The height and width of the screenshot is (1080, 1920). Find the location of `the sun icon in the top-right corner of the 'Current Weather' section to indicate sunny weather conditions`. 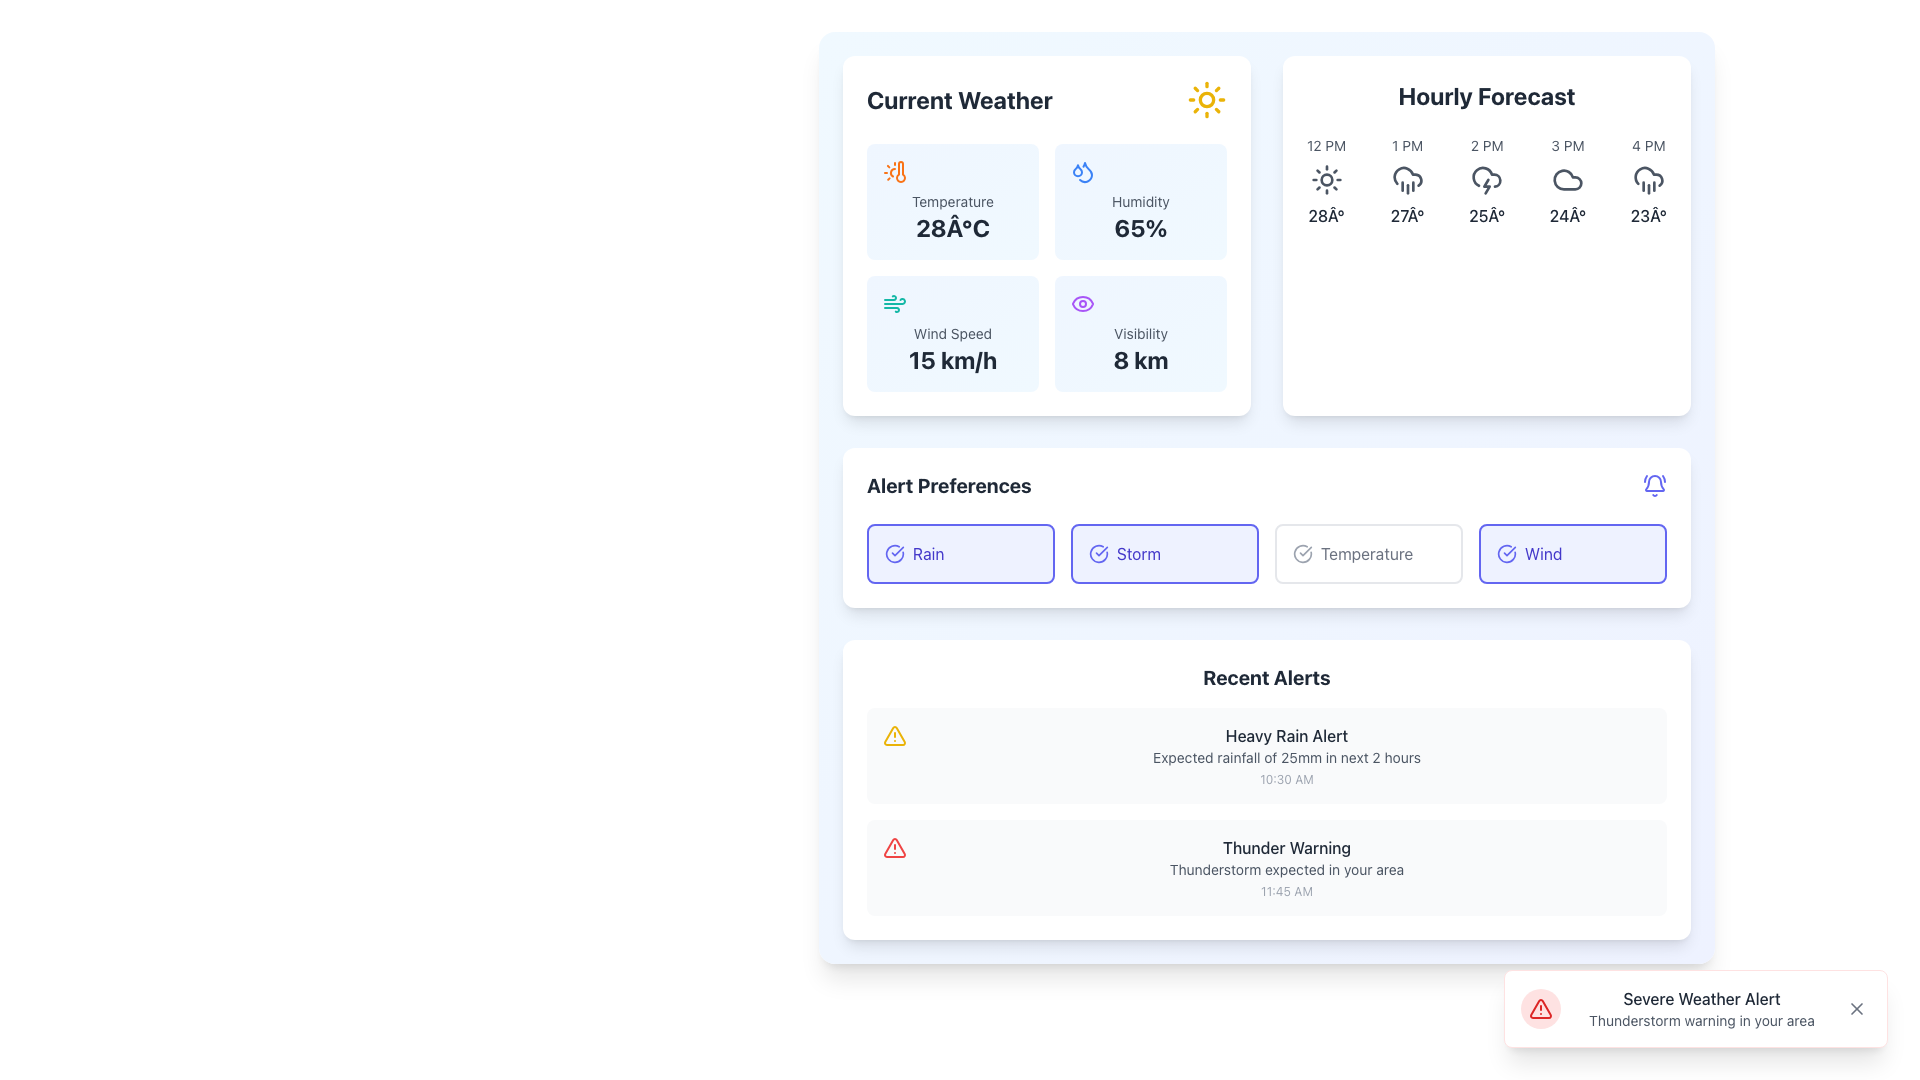

the sun icon in the top-right corner of the 'Current Weather' section to indicate sunny weather conditions is located at coordinates (1205, 100).